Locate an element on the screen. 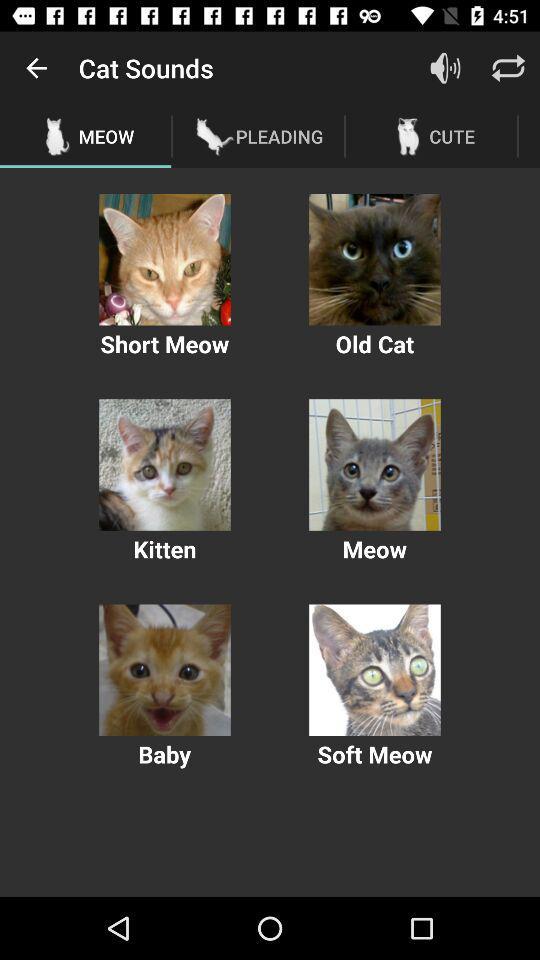 The height and width of the screenshot is (960, 540). sound is located at coordinates (374, 465).